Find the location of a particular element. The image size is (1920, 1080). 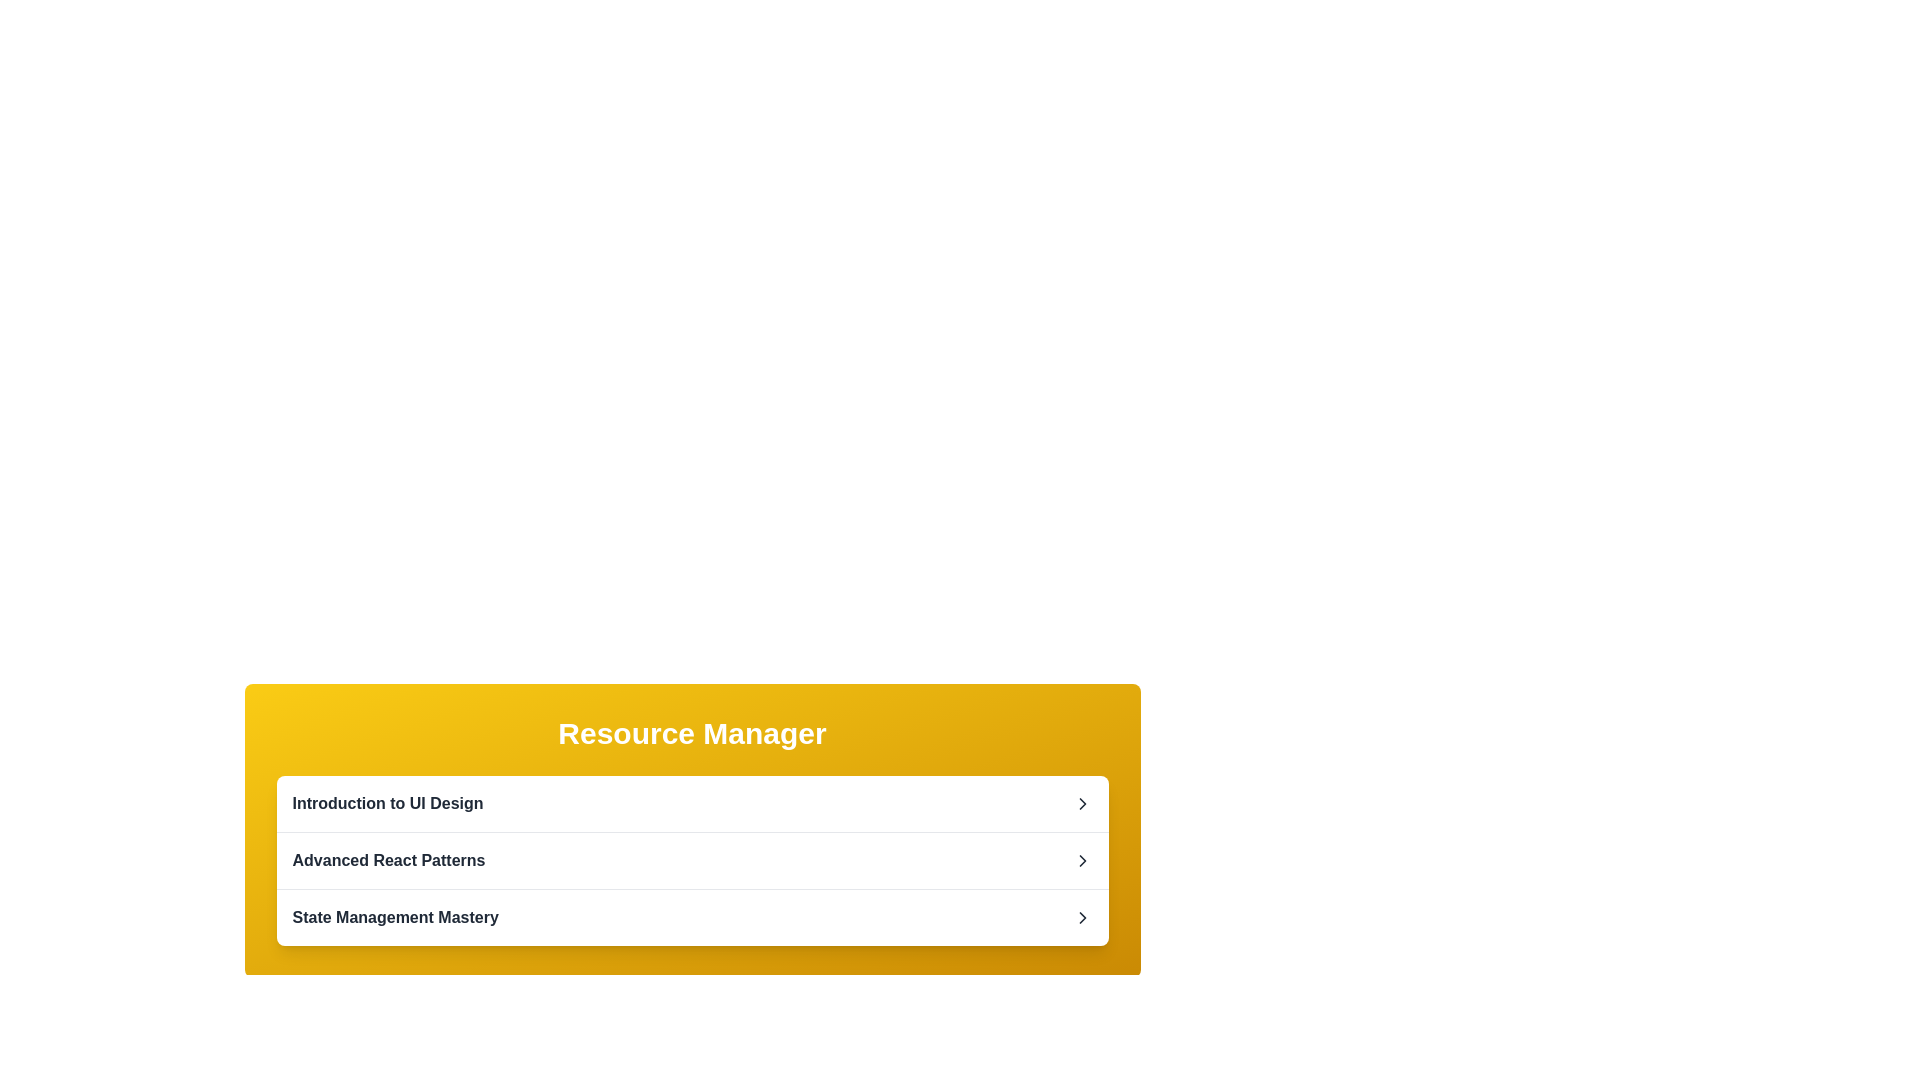

the Chevron Icon (Navigation Indicator) located at the far-right side of the row labeled 'Introduction to UI Design' is located at coordinates (1081, 802).